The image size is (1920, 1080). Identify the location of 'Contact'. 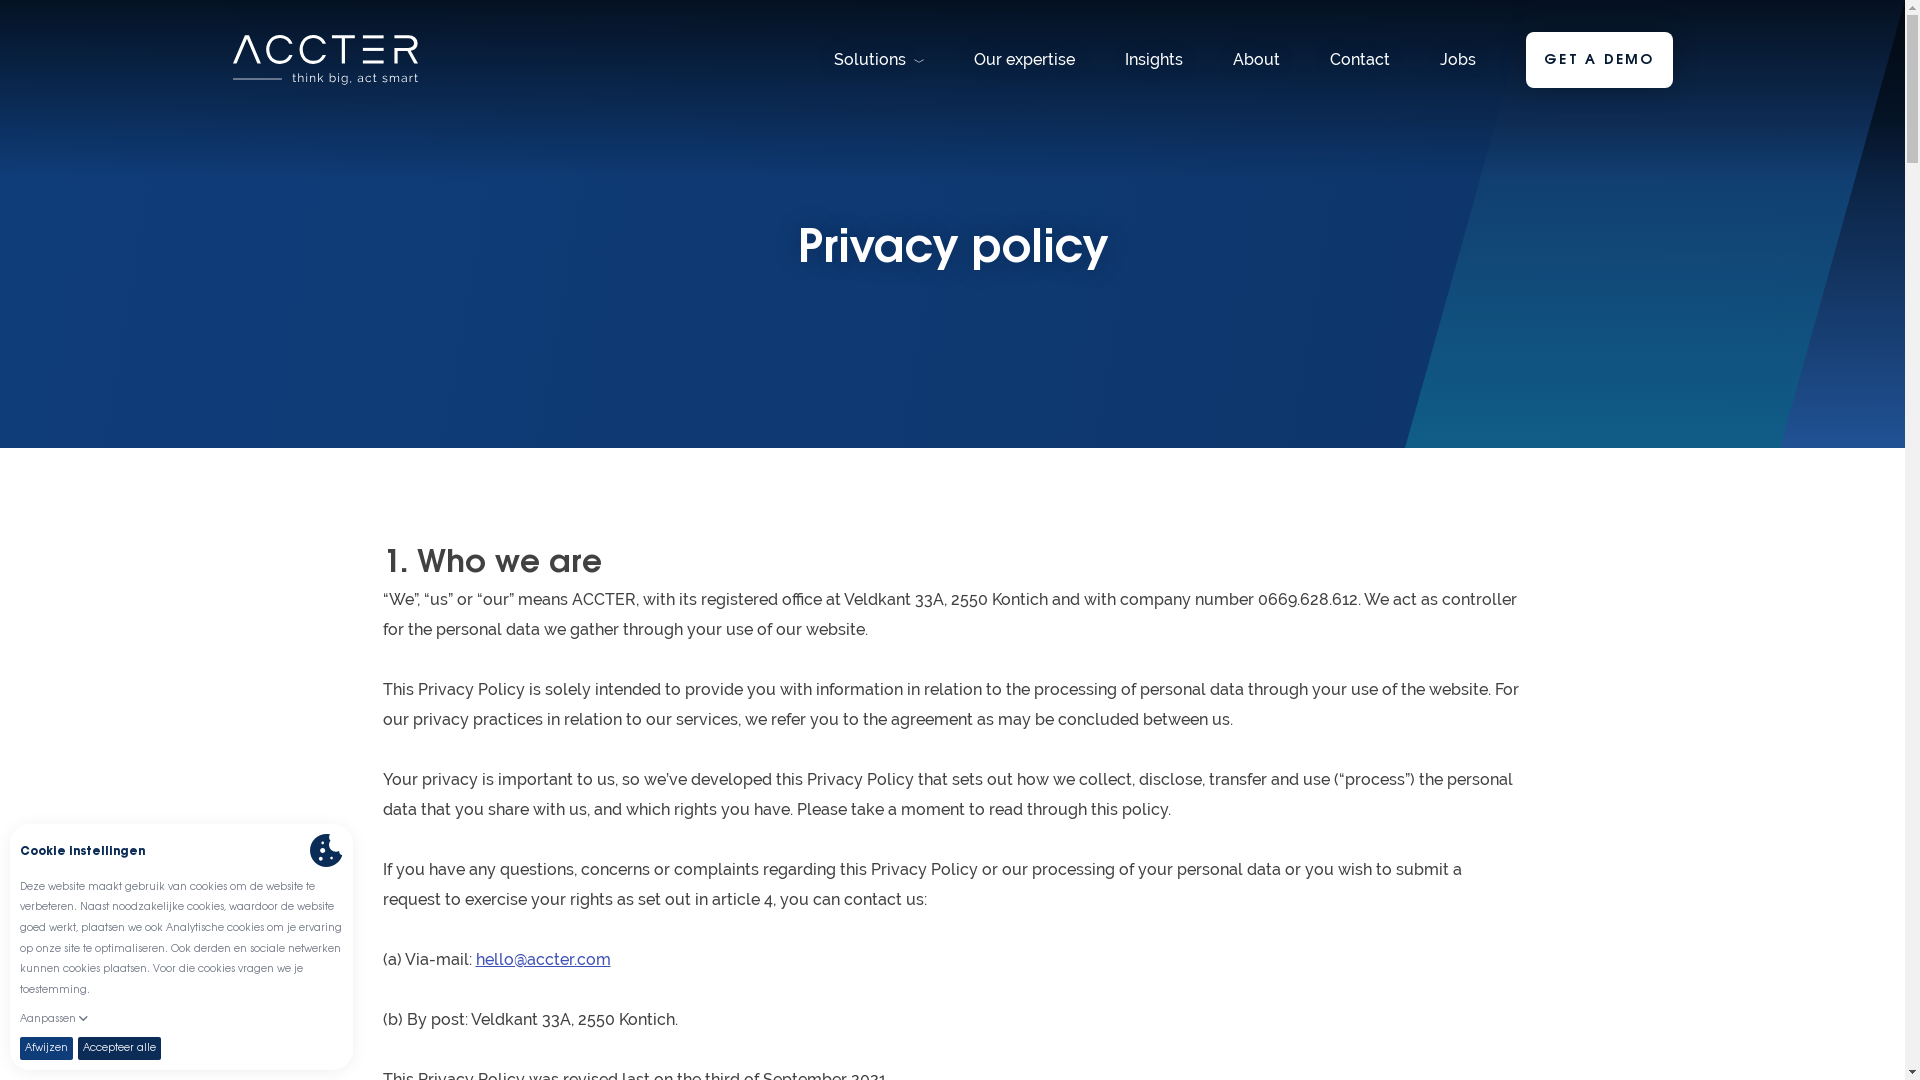
(1329, 59).